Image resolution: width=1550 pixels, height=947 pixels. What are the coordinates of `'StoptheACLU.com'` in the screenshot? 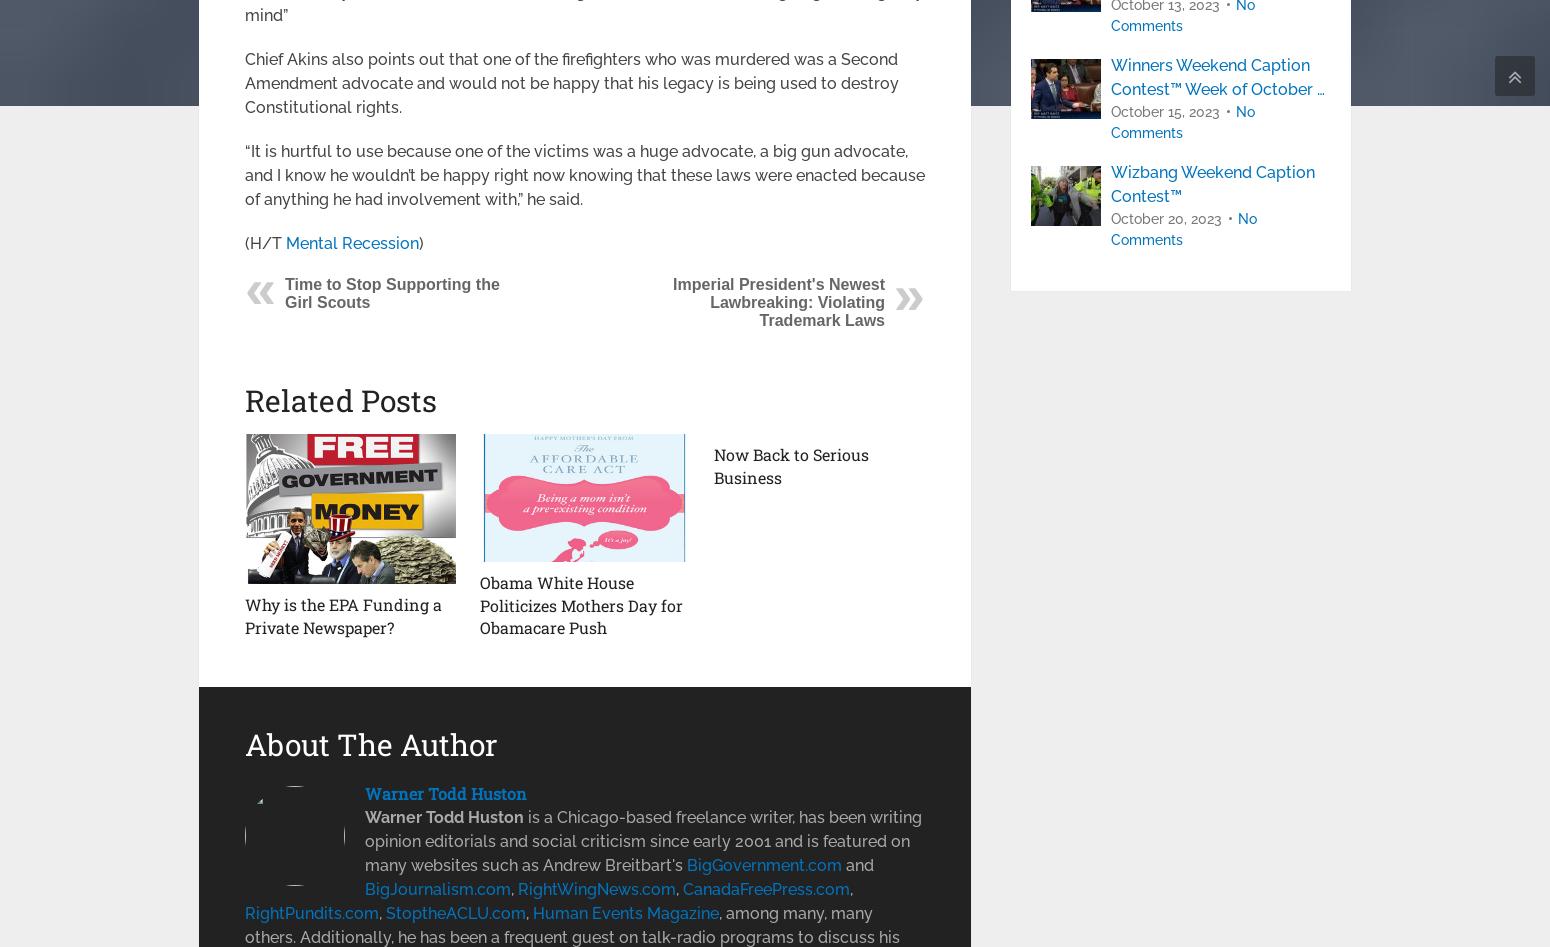 It's located at (456, 911).